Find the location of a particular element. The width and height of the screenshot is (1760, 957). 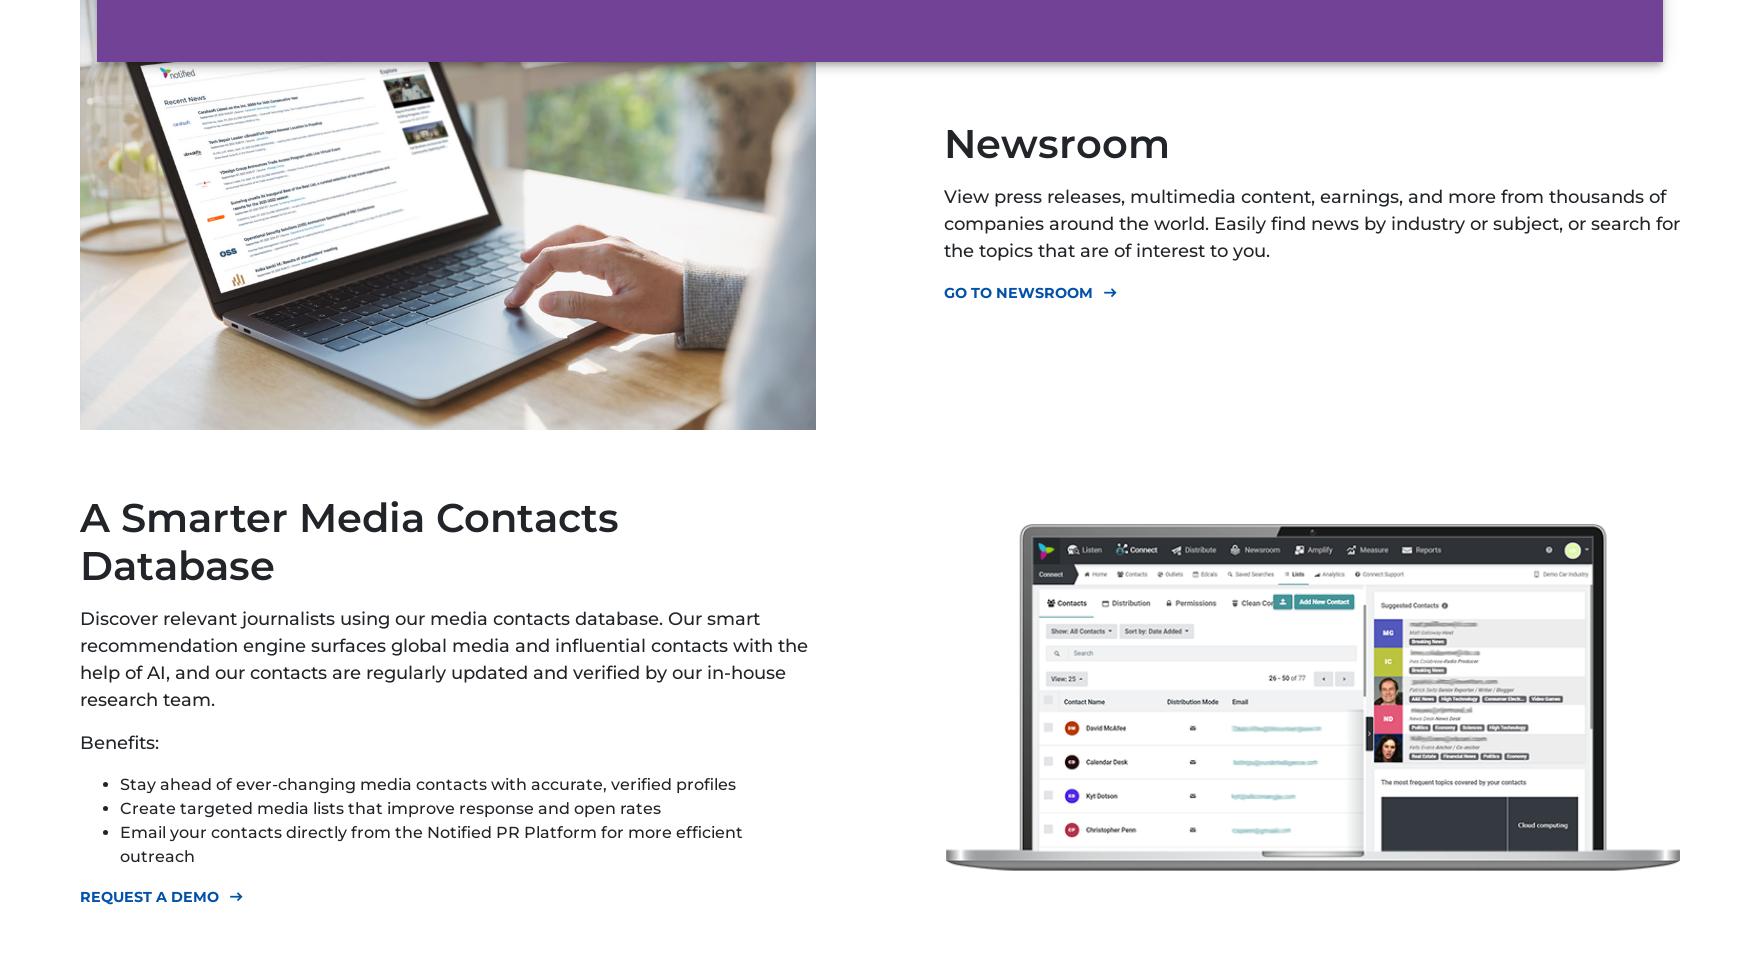

'Benefits:' is located at coordinates (119, 741).